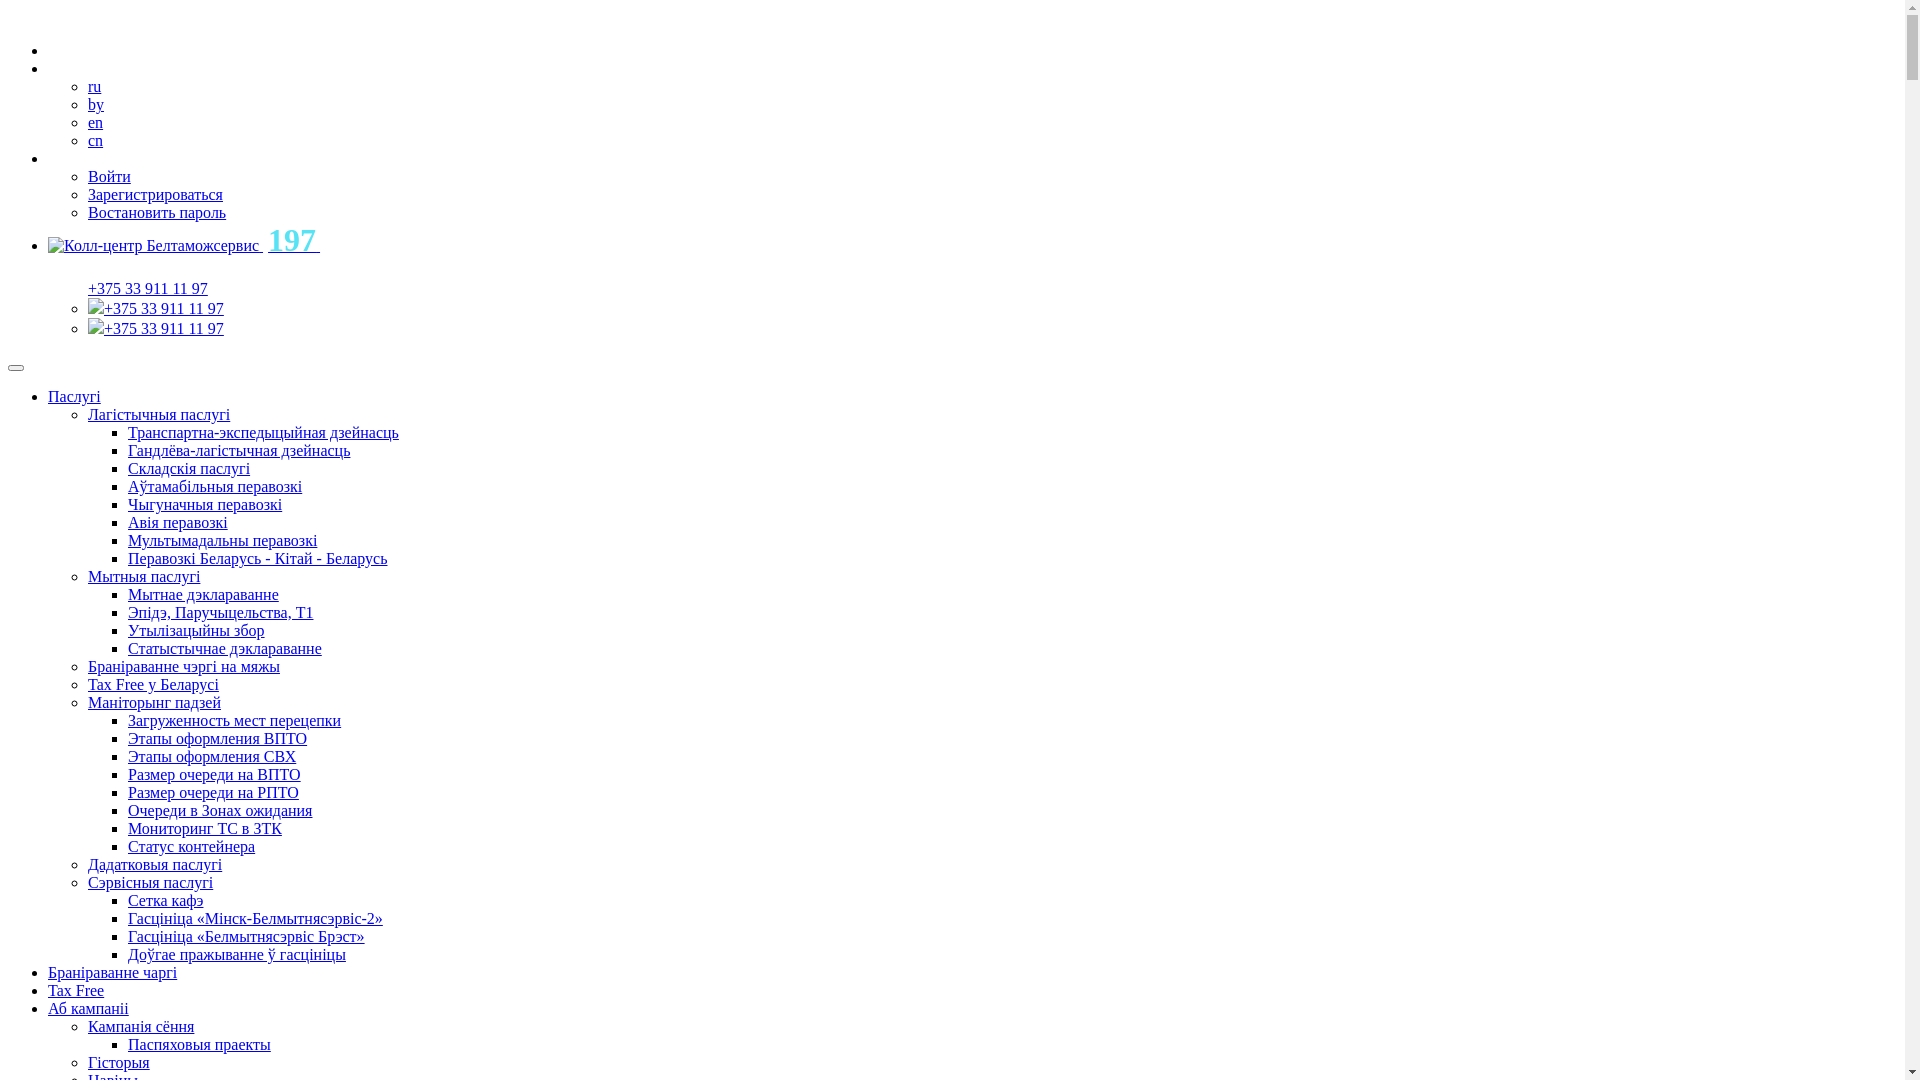 This screenshot has height=1080, width=1920. What do you see at coordinates (94, 122) in the screenshot?
I see `'en'` at bounding box center [94, 122].